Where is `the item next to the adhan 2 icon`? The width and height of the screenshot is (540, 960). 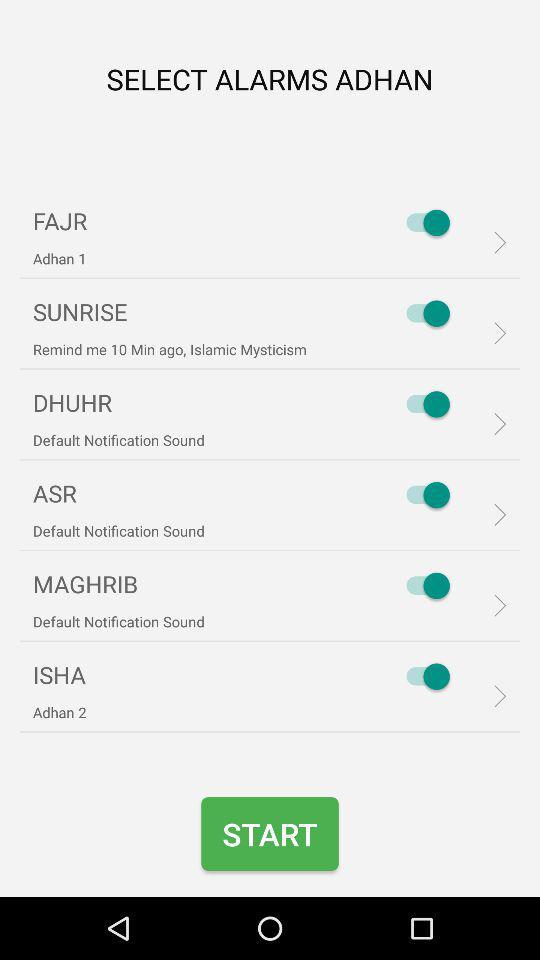 the item next to the adhan 2 icon is located at coordinates (422, 676).